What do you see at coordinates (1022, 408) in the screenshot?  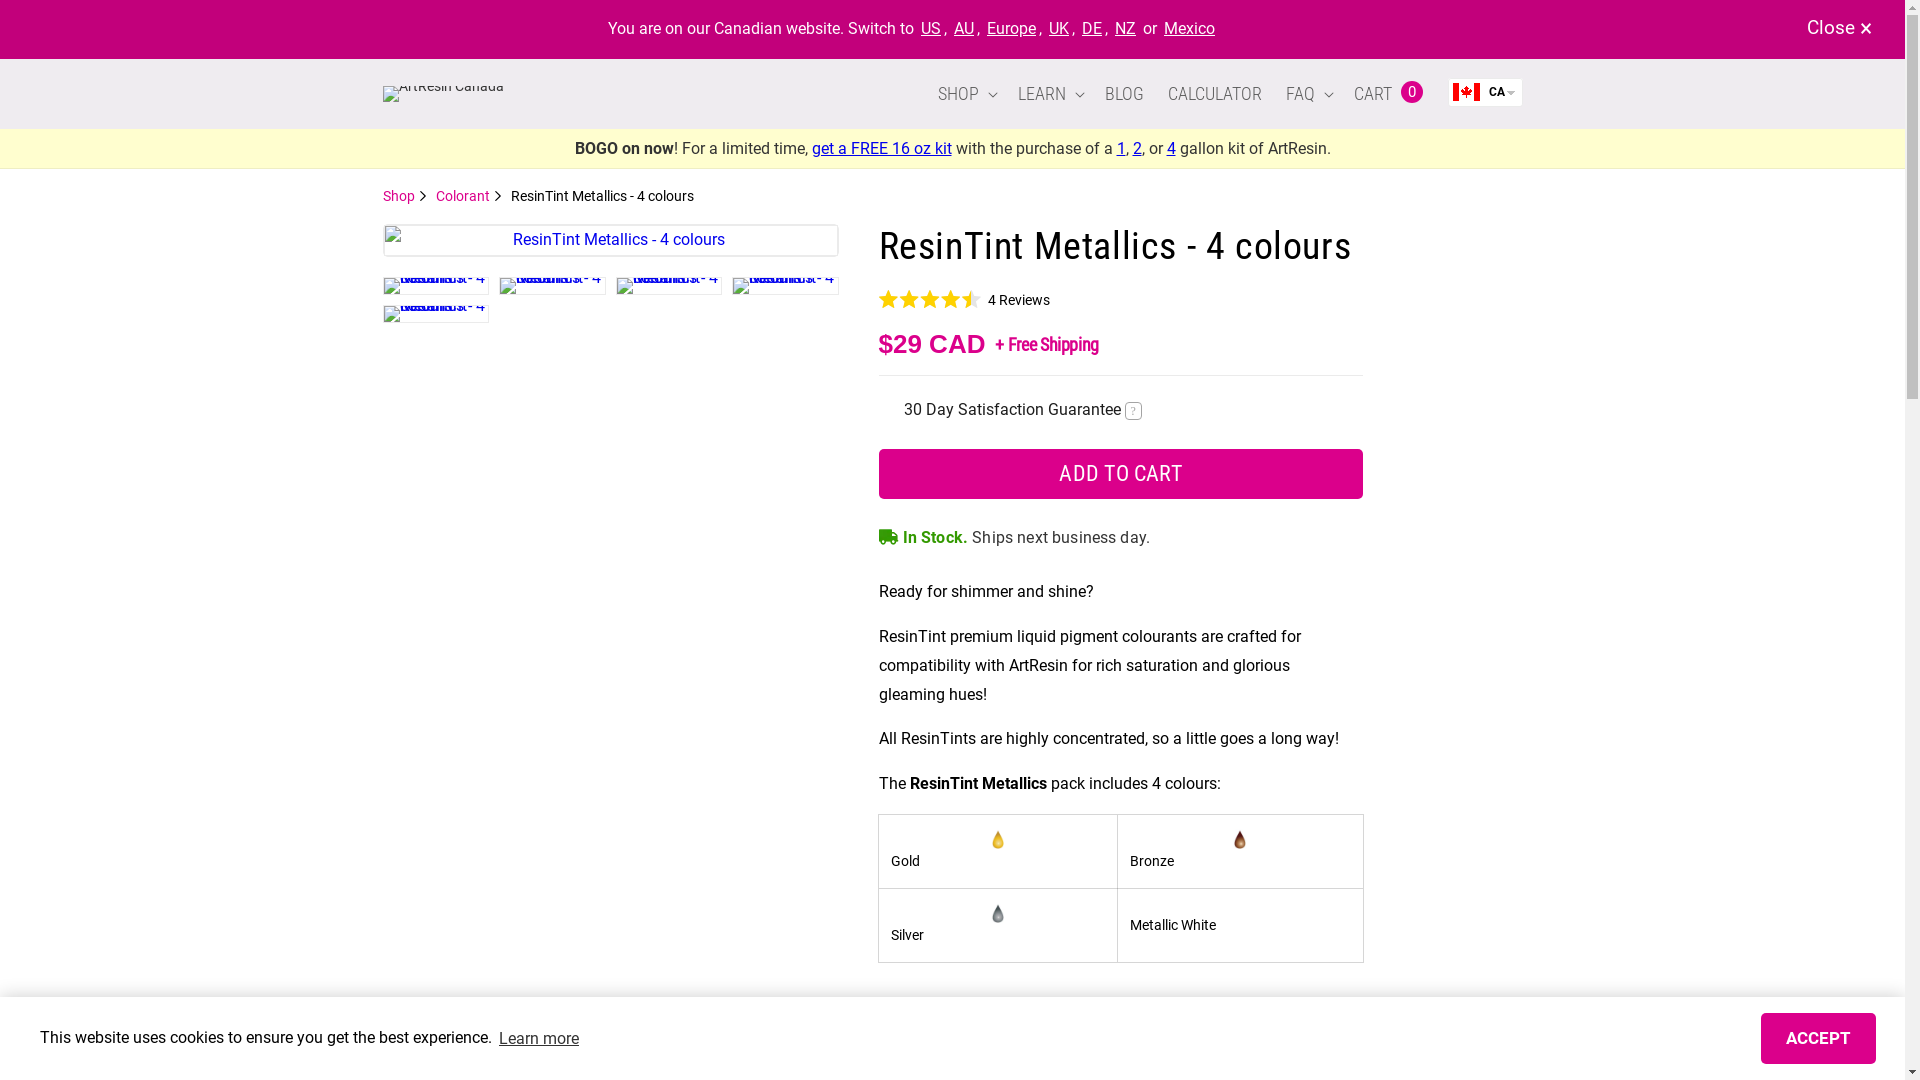 I see `'30 Day Satisfaction Guarantee ?'` at bounding box center [1022, 408].